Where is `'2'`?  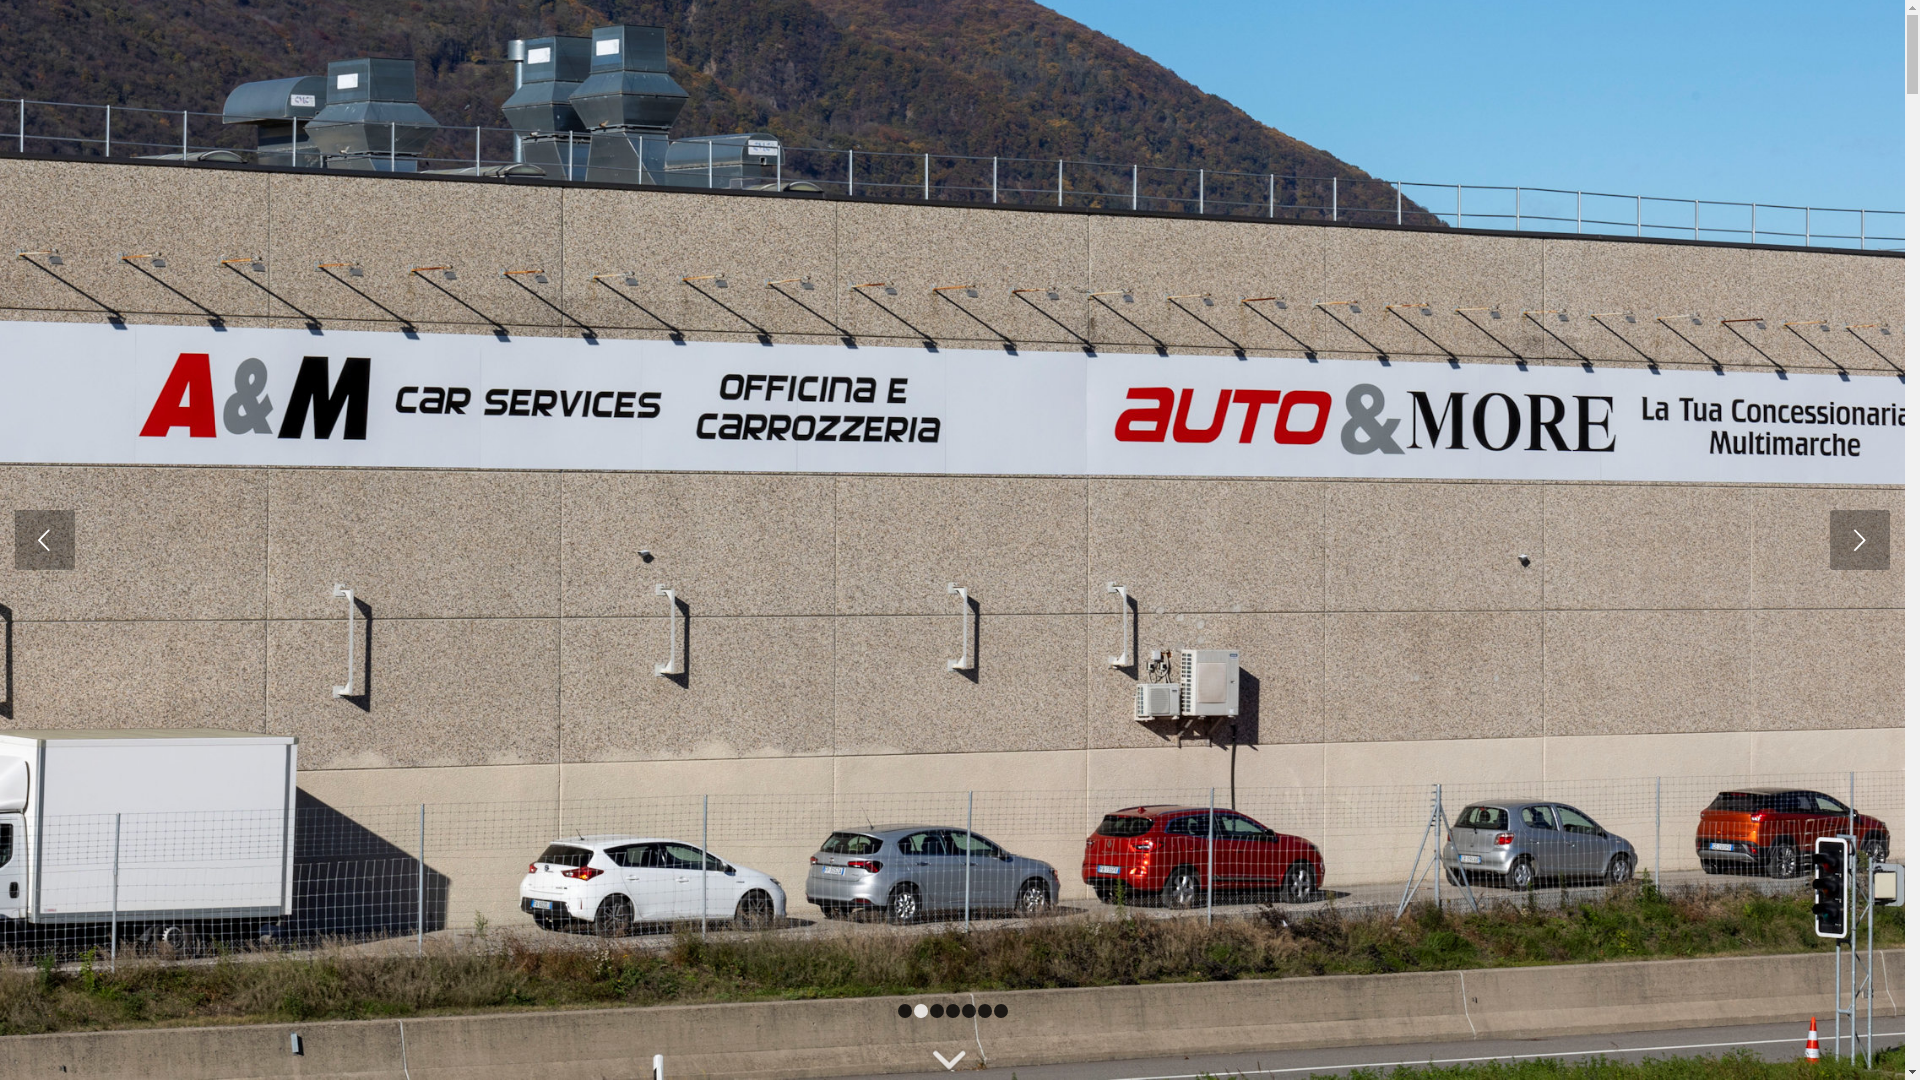
'2' is located at coordinates (920, 1010).